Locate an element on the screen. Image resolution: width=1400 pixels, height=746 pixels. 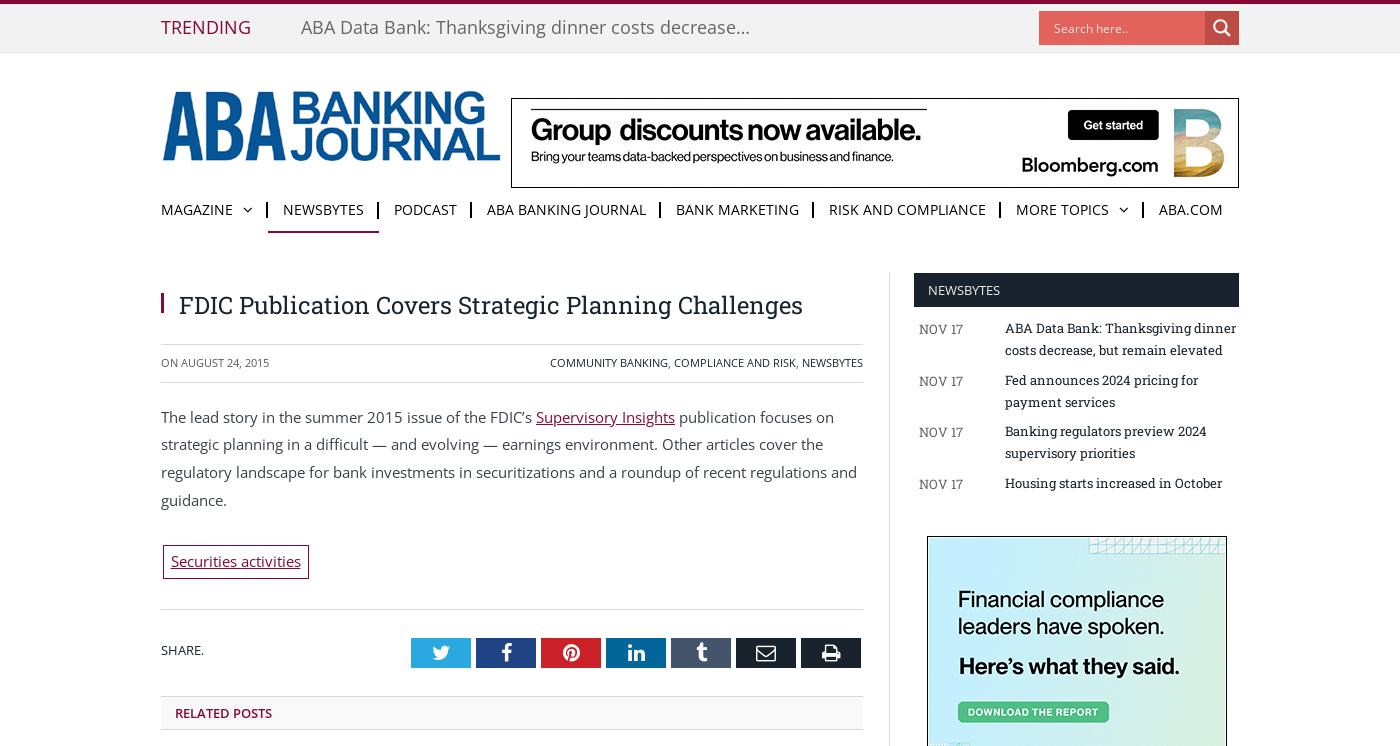
'Securities activities' is located at coordinates (234, 560).